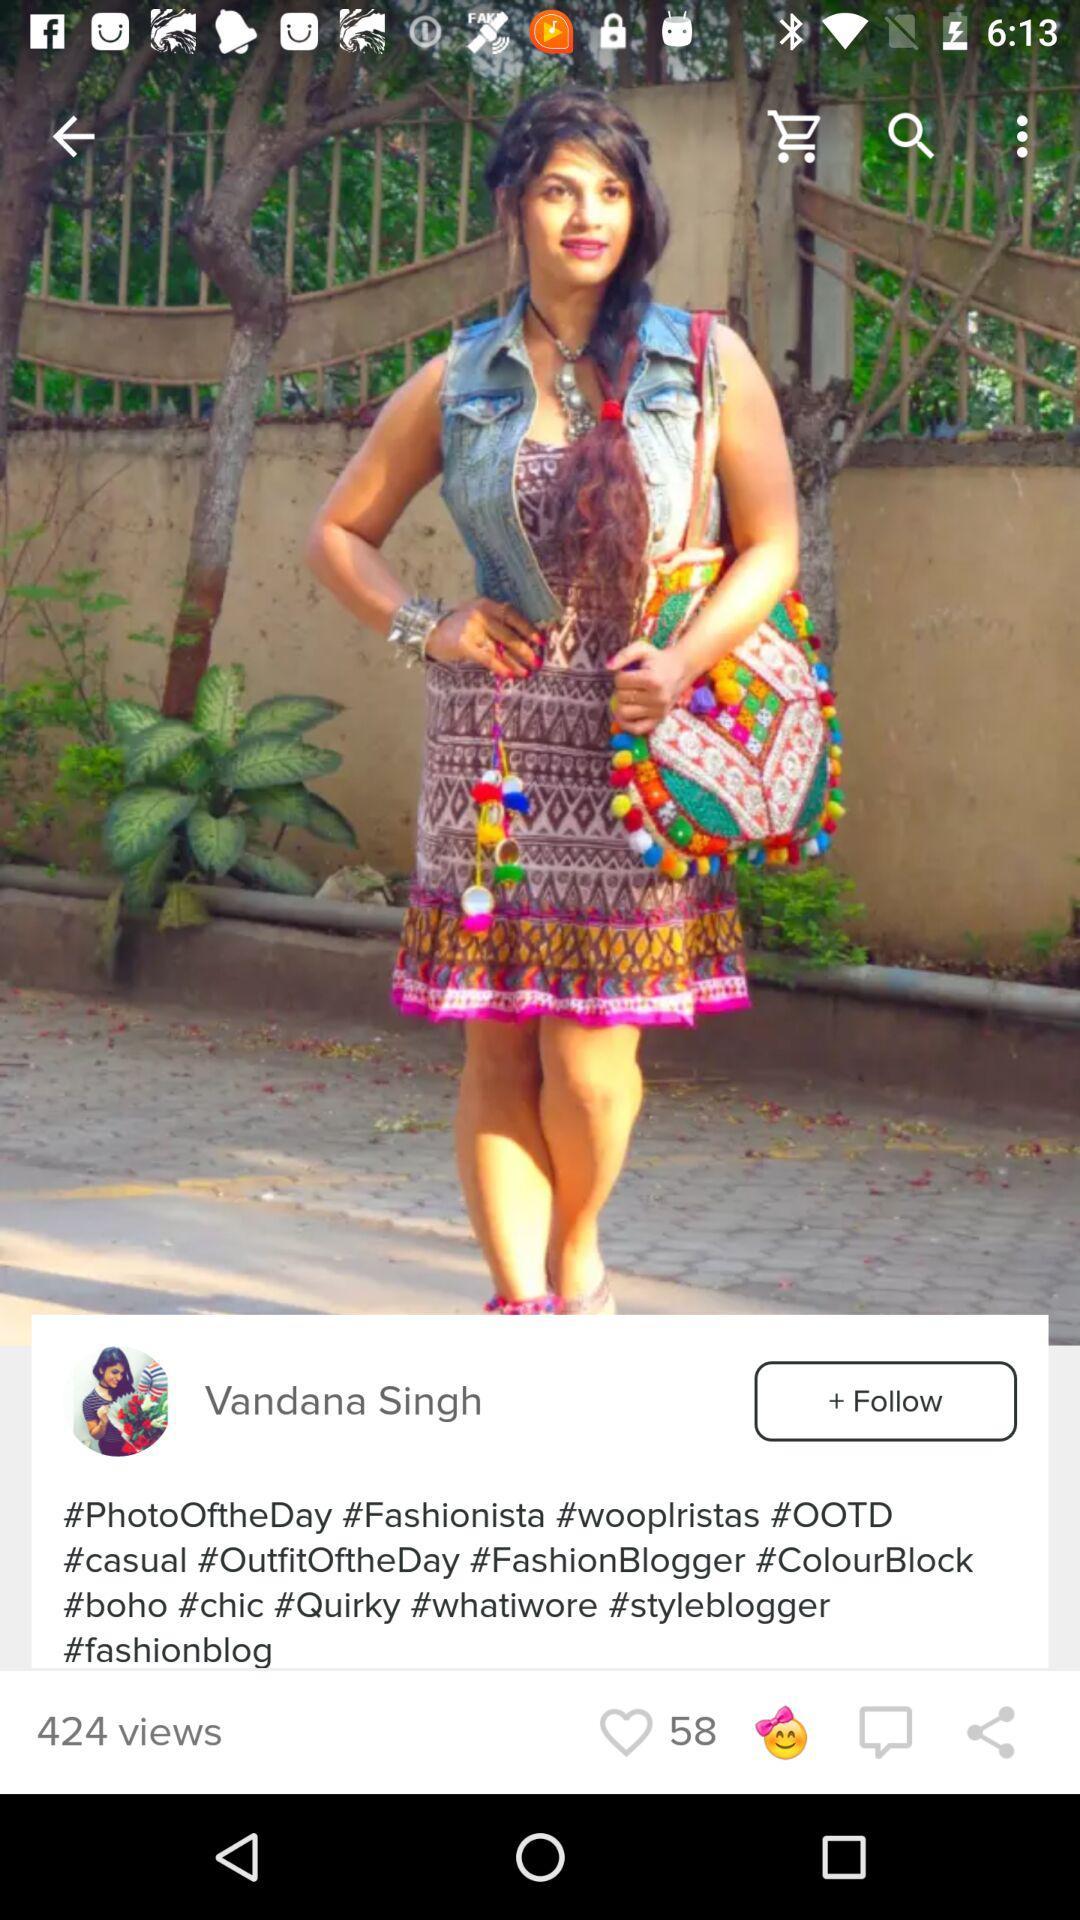  What do you see at coordinates (884, 1731) in the screenshot?
I see `the chat icon` at bounding box center [884, 1731].